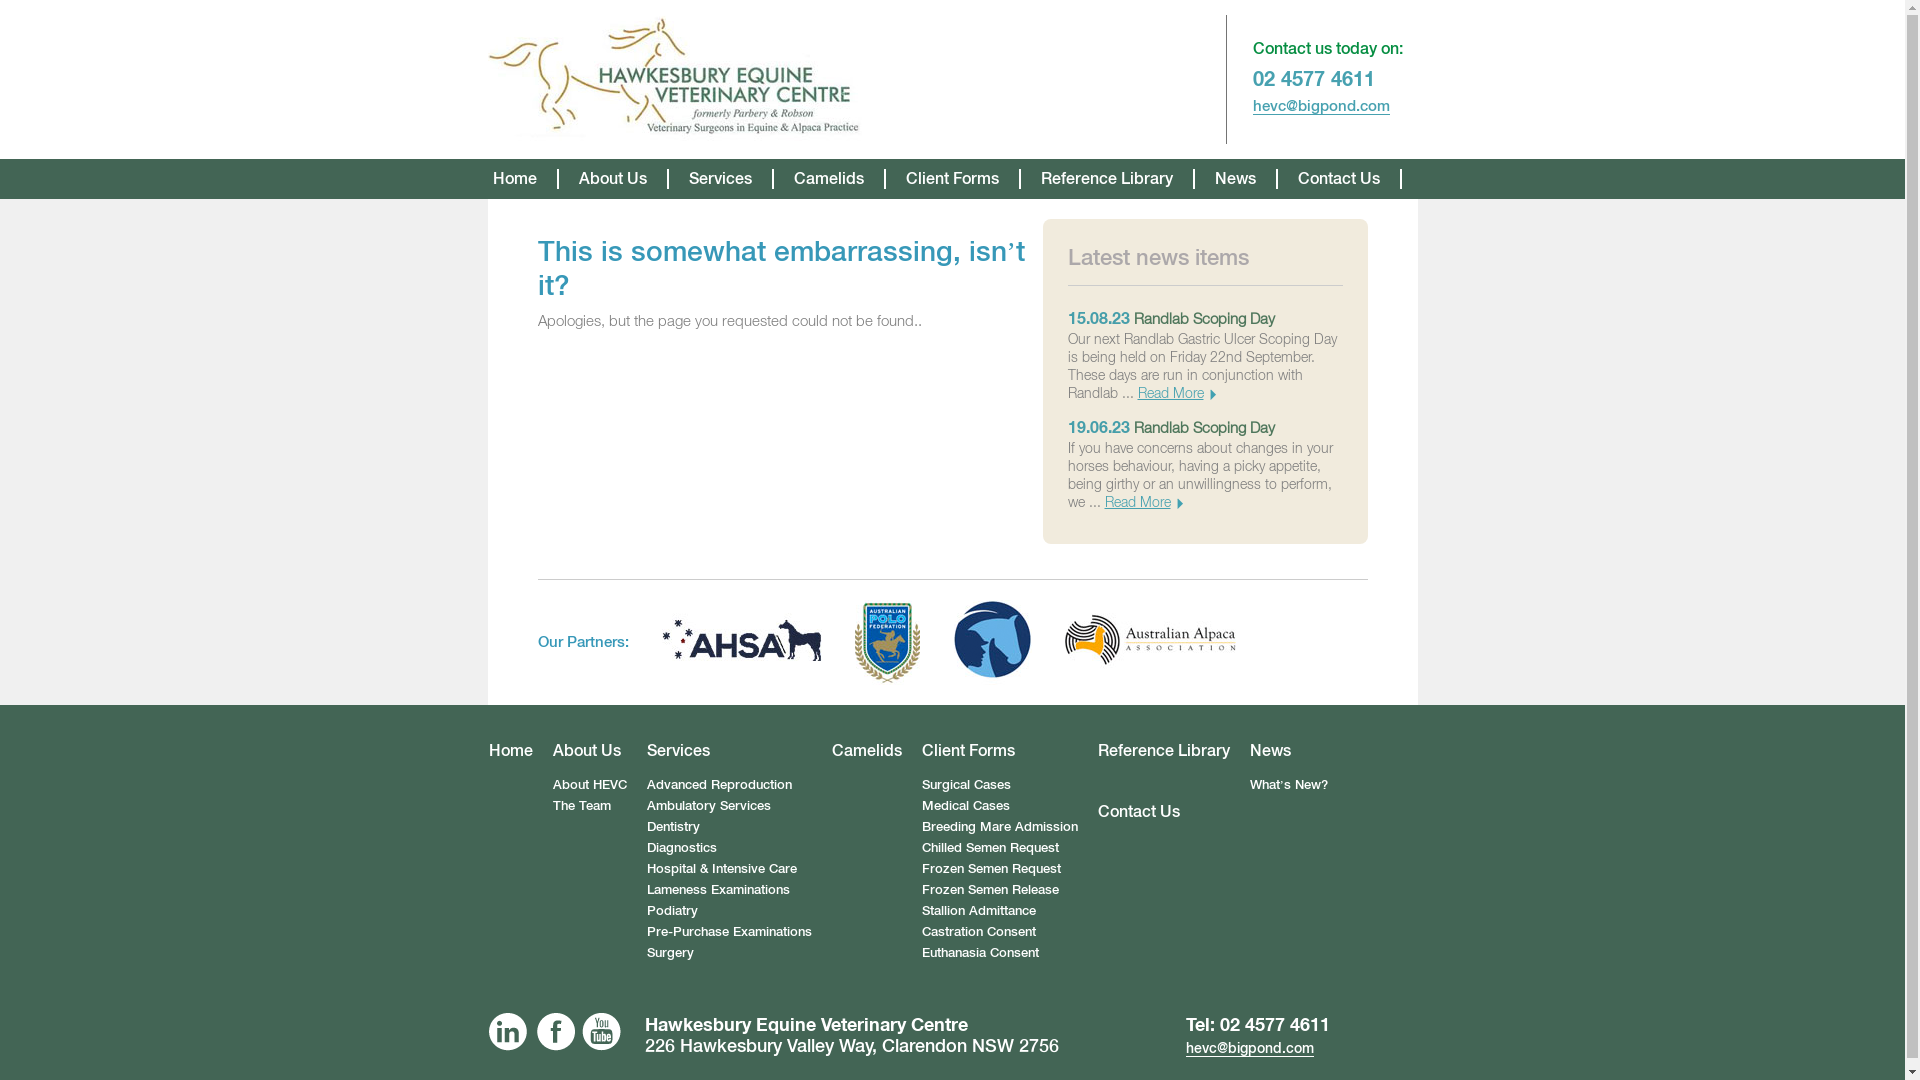 This screenshot has width=1920, height=1080. I want to click on 'Australian Alpaca Association', so click(1149, 642).